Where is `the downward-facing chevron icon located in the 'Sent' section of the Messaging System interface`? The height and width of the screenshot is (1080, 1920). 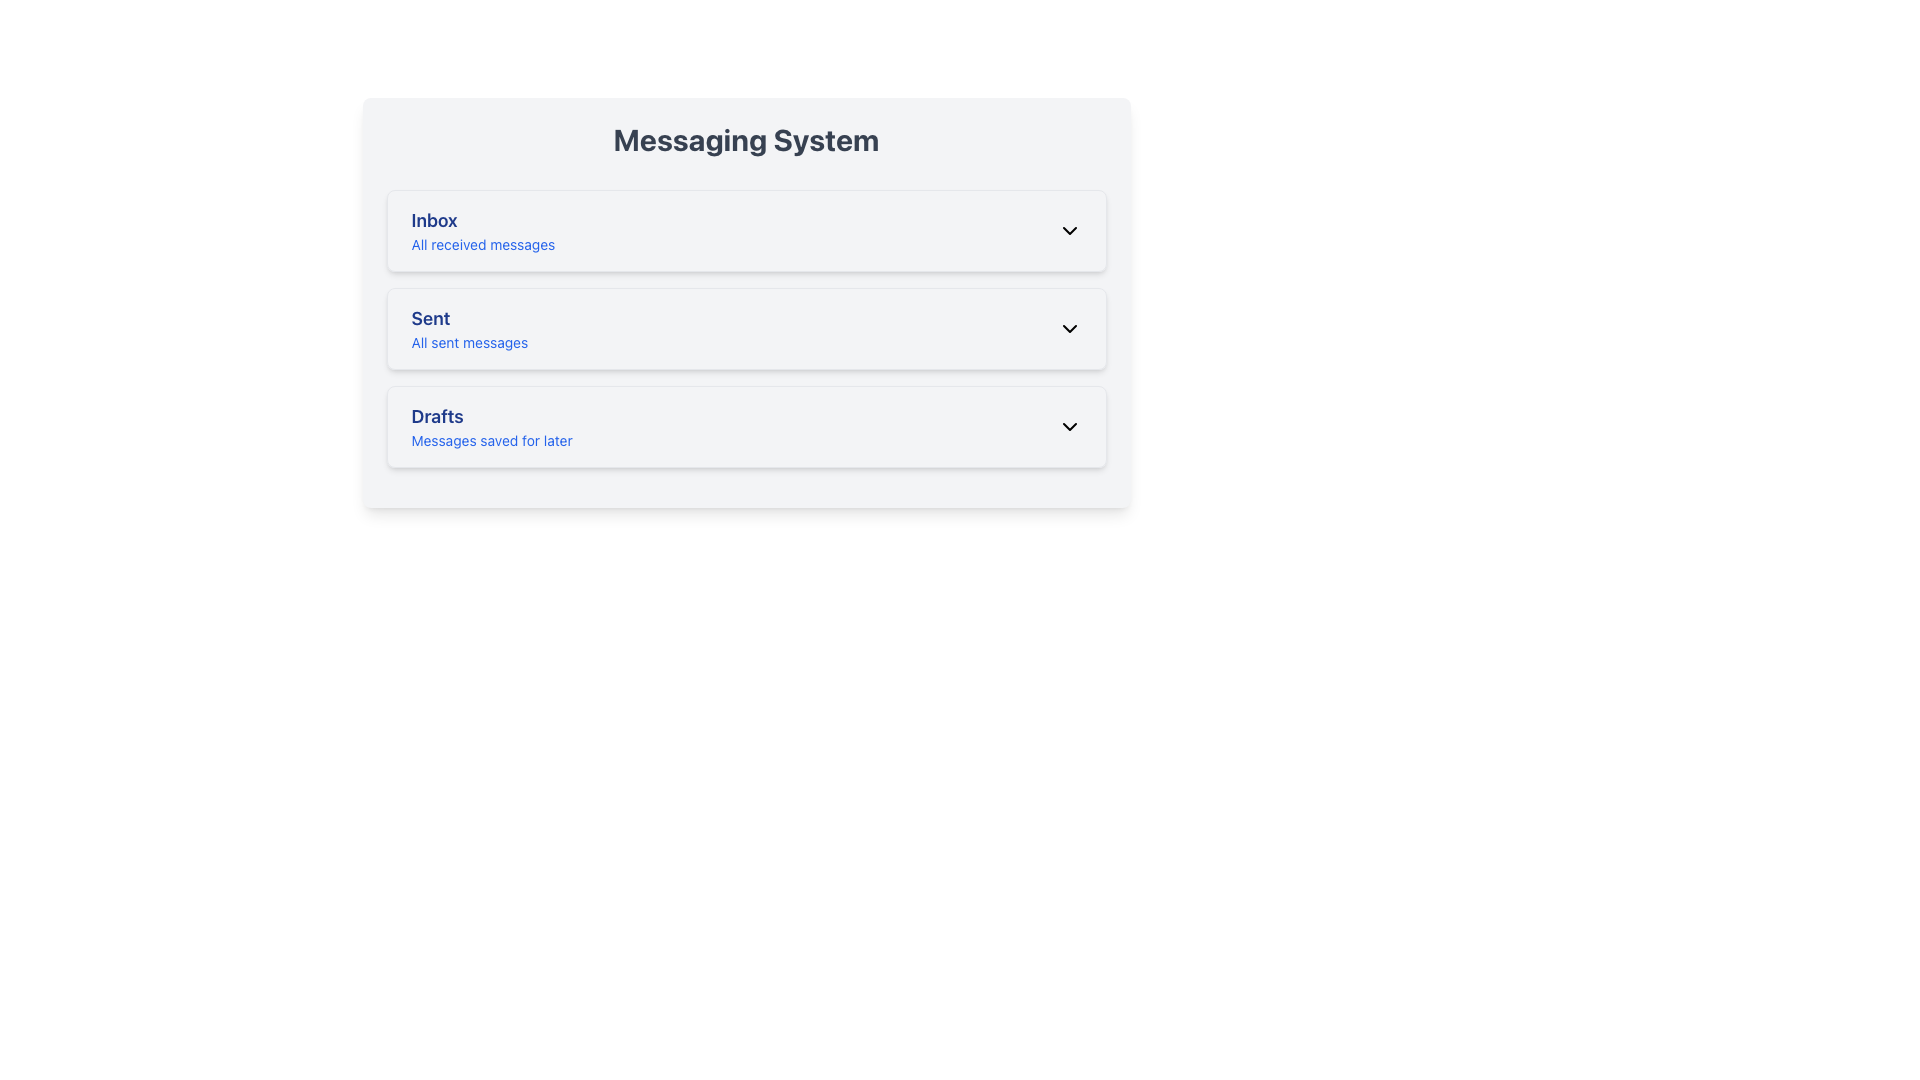 the downward-facing chevron icon located in the 'Sent' section of the Messaging System interface is located at coordinates (1068, 327).